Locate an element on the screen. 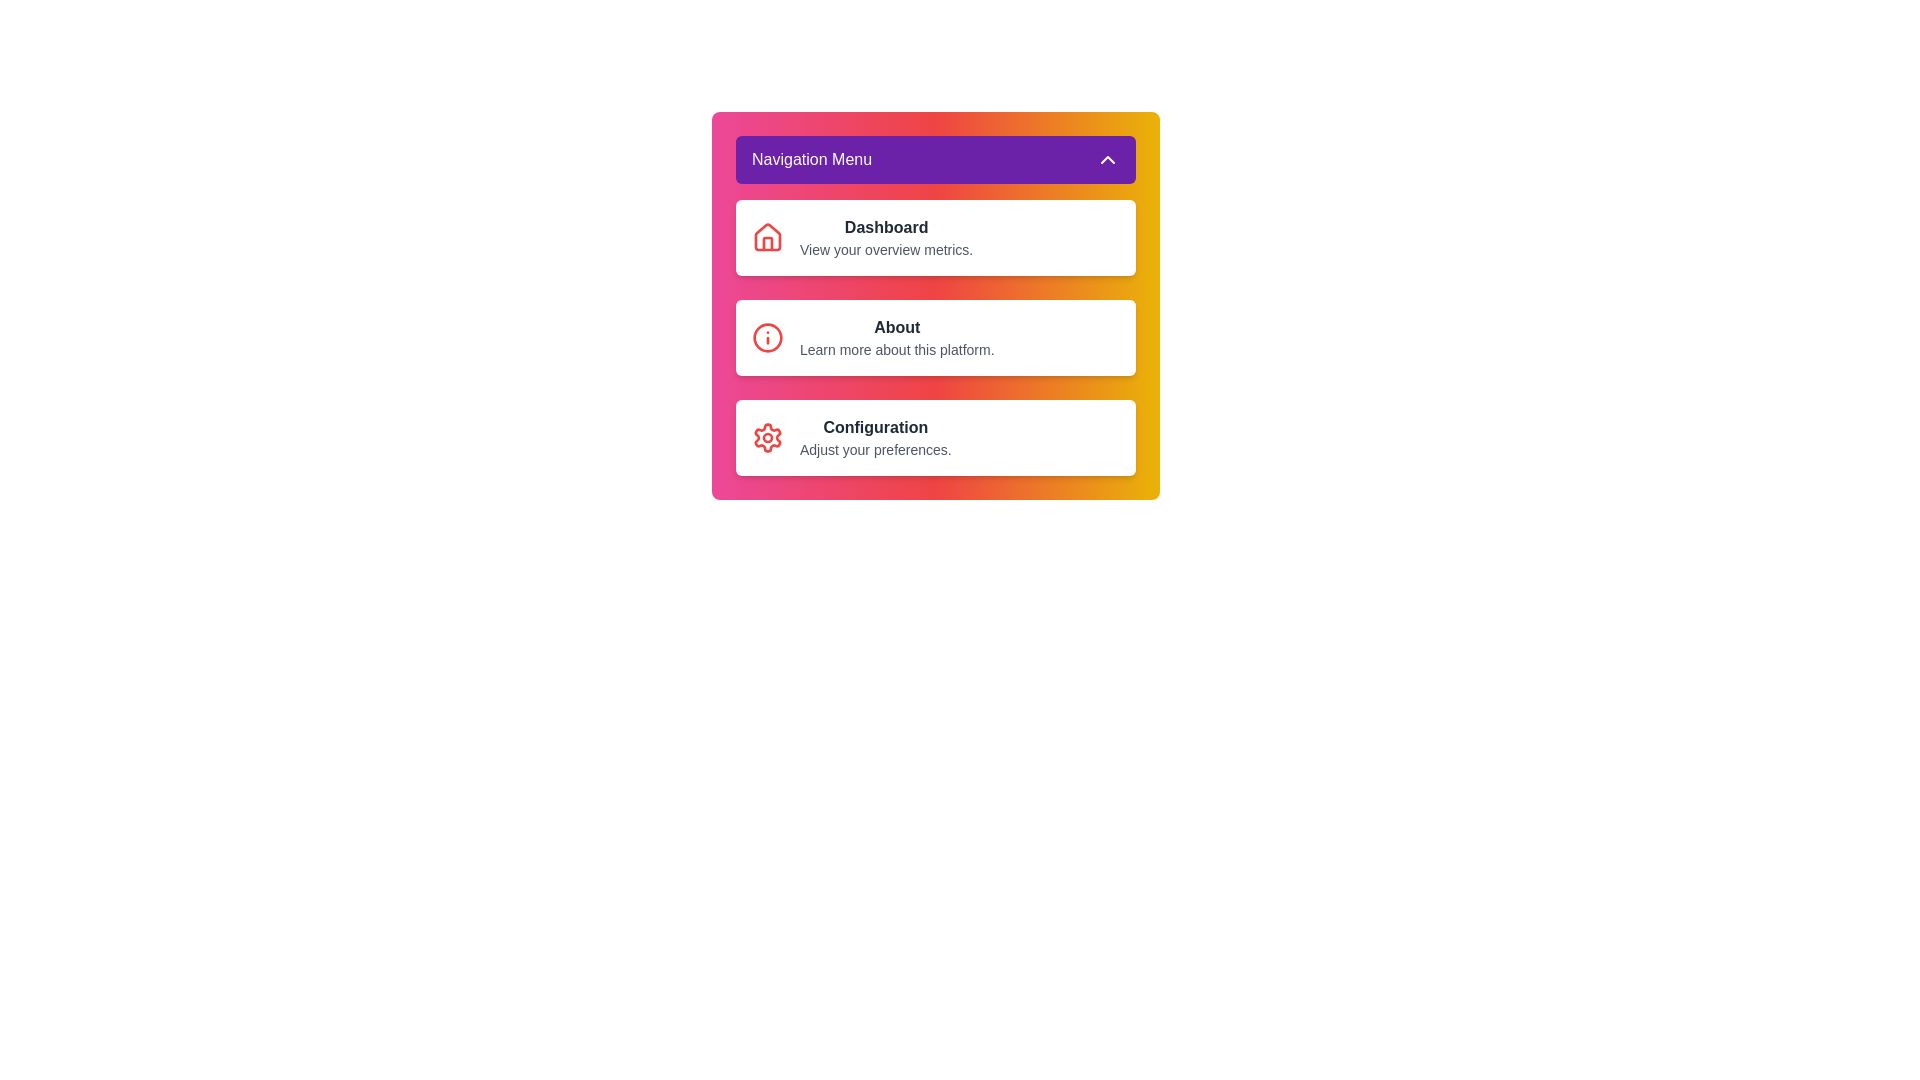 Image resolution: width=1920 pixels, height=1080 pixels. 'Navigation Menu' button to toggle the menu open or closed is located at coordinates (935, 158).